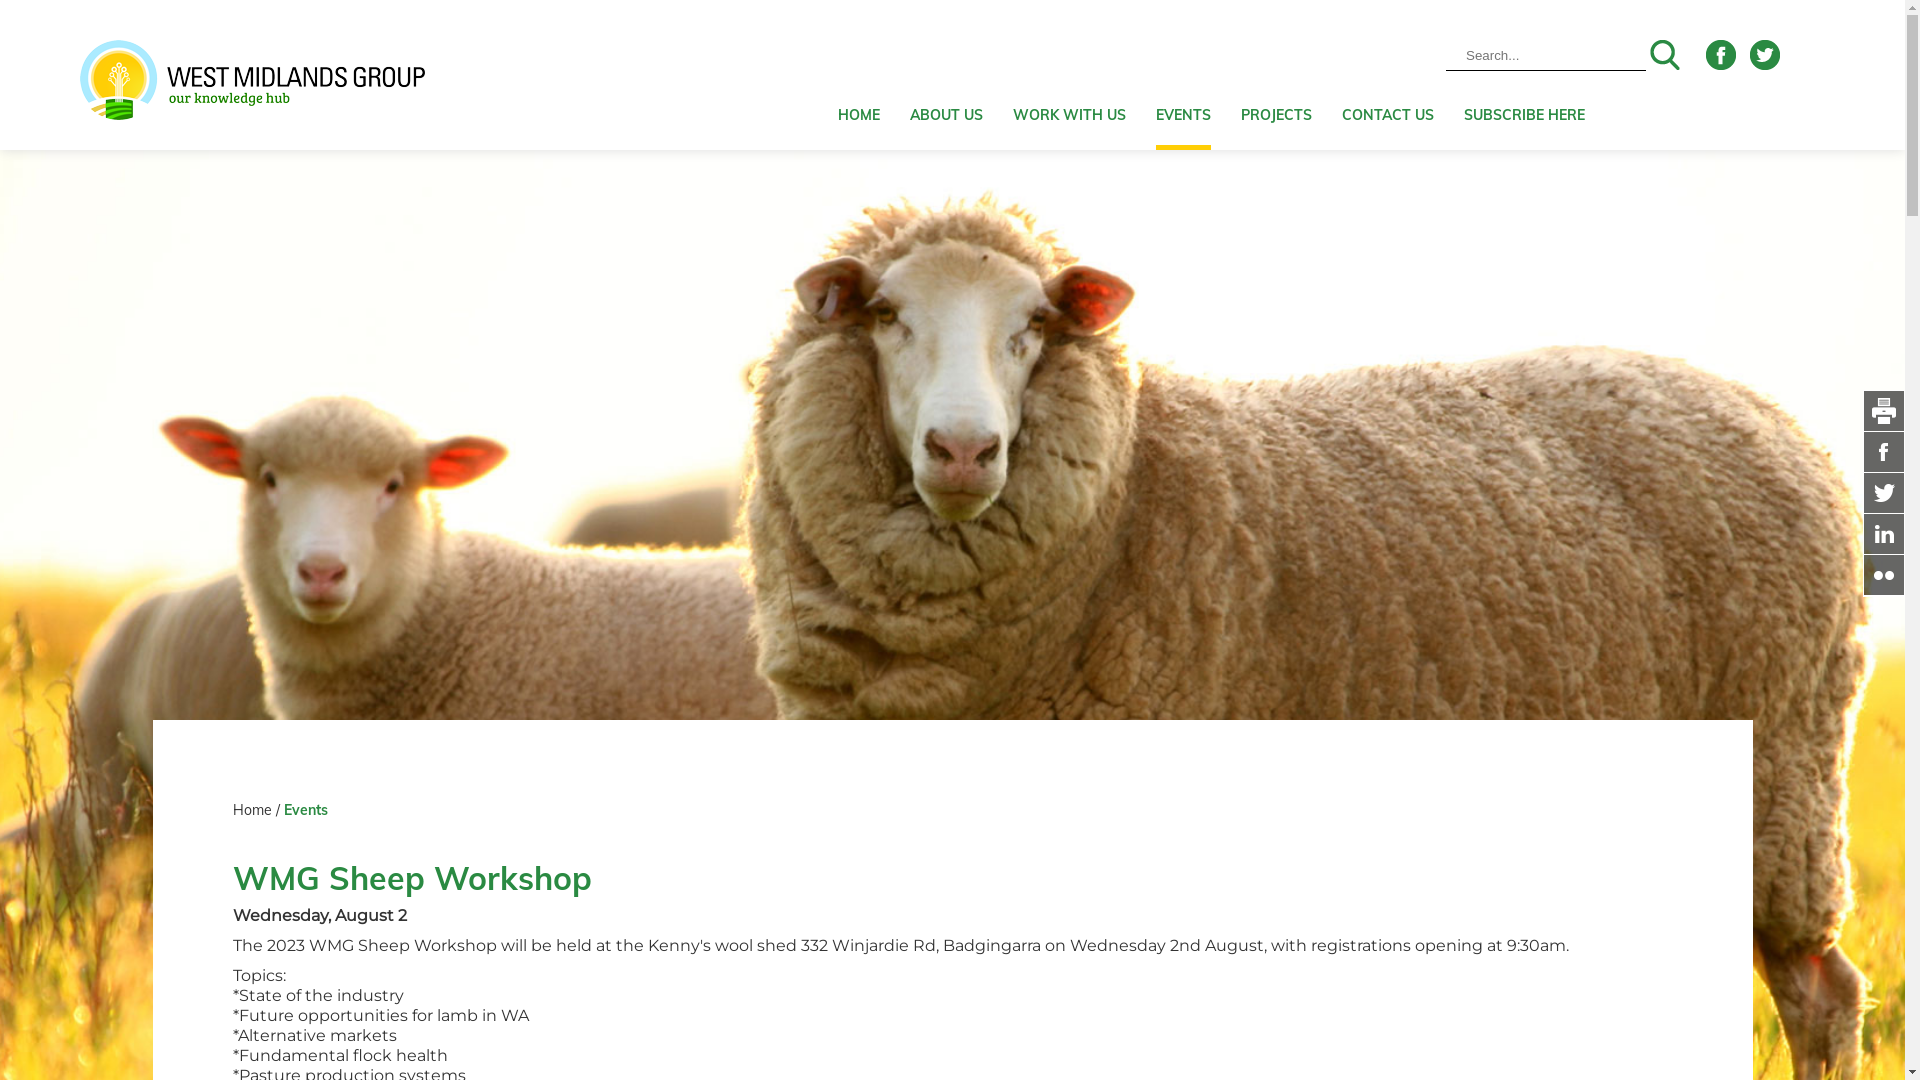  What do you see at coordinates (1464, 73) in the screenshot?
I see `'SUBSCRIBE HERE'` at bounding box center [1464, 73].